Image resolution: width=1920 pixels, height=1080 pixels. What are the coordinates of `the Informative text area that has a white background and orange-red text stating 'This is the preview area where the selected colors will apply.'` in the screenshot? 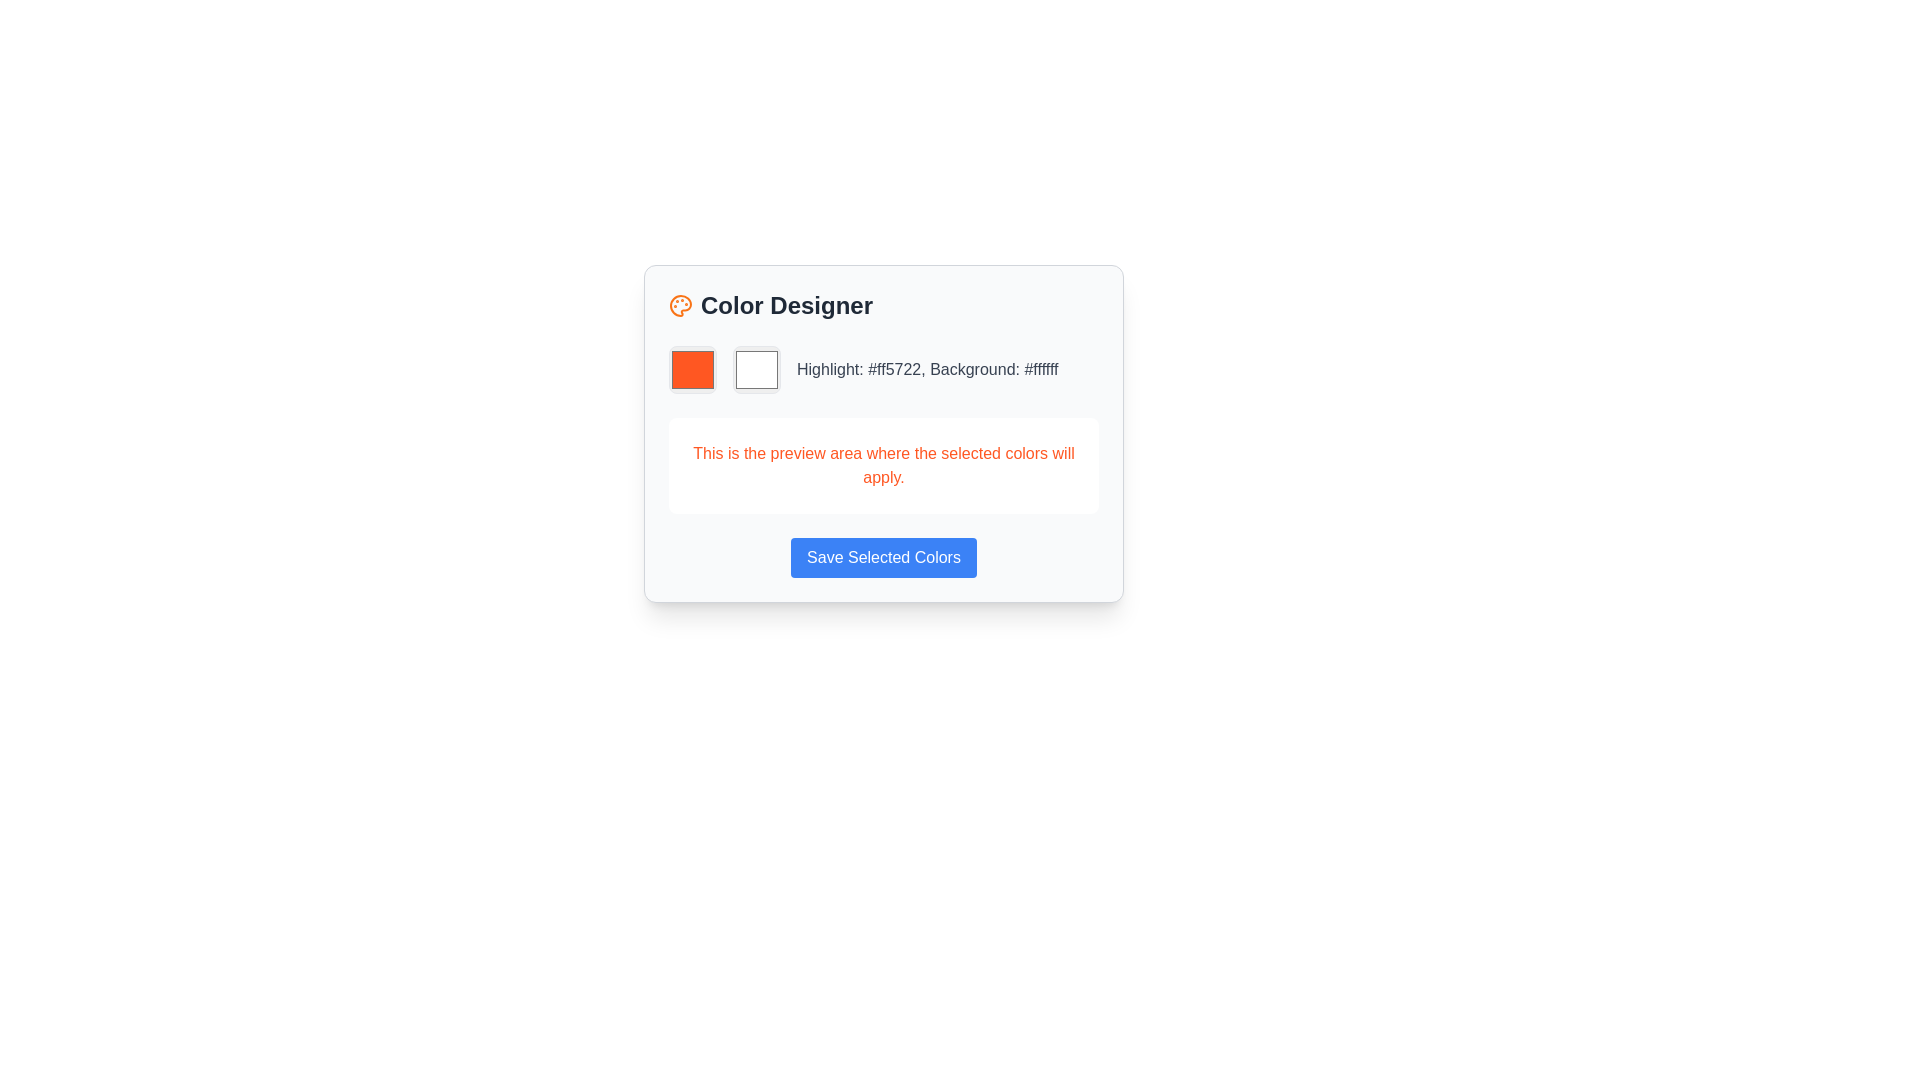 It's located at (882, 466).